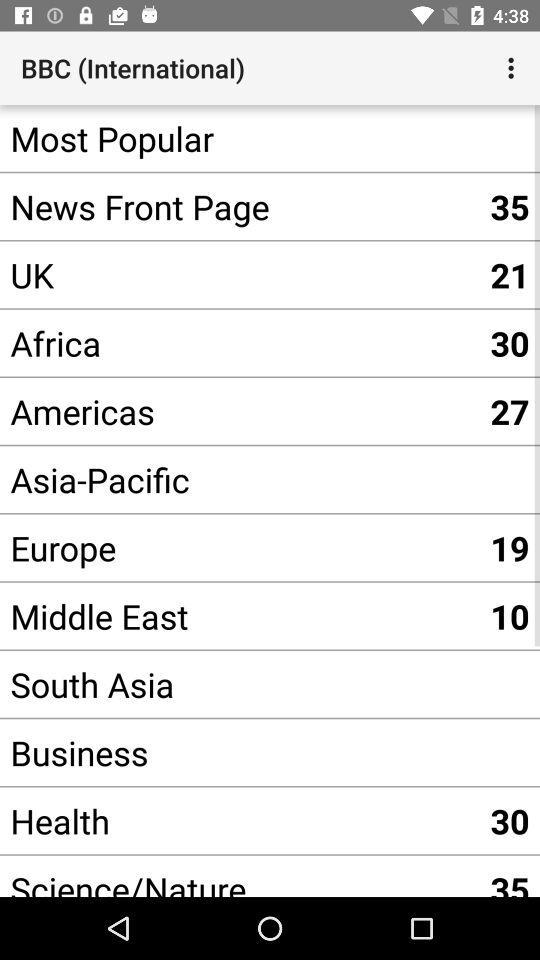  What do you see at coordinates (239, 547) in the screenshot?
I see `the icon above the 10 app` at bounding box center [239, 547].